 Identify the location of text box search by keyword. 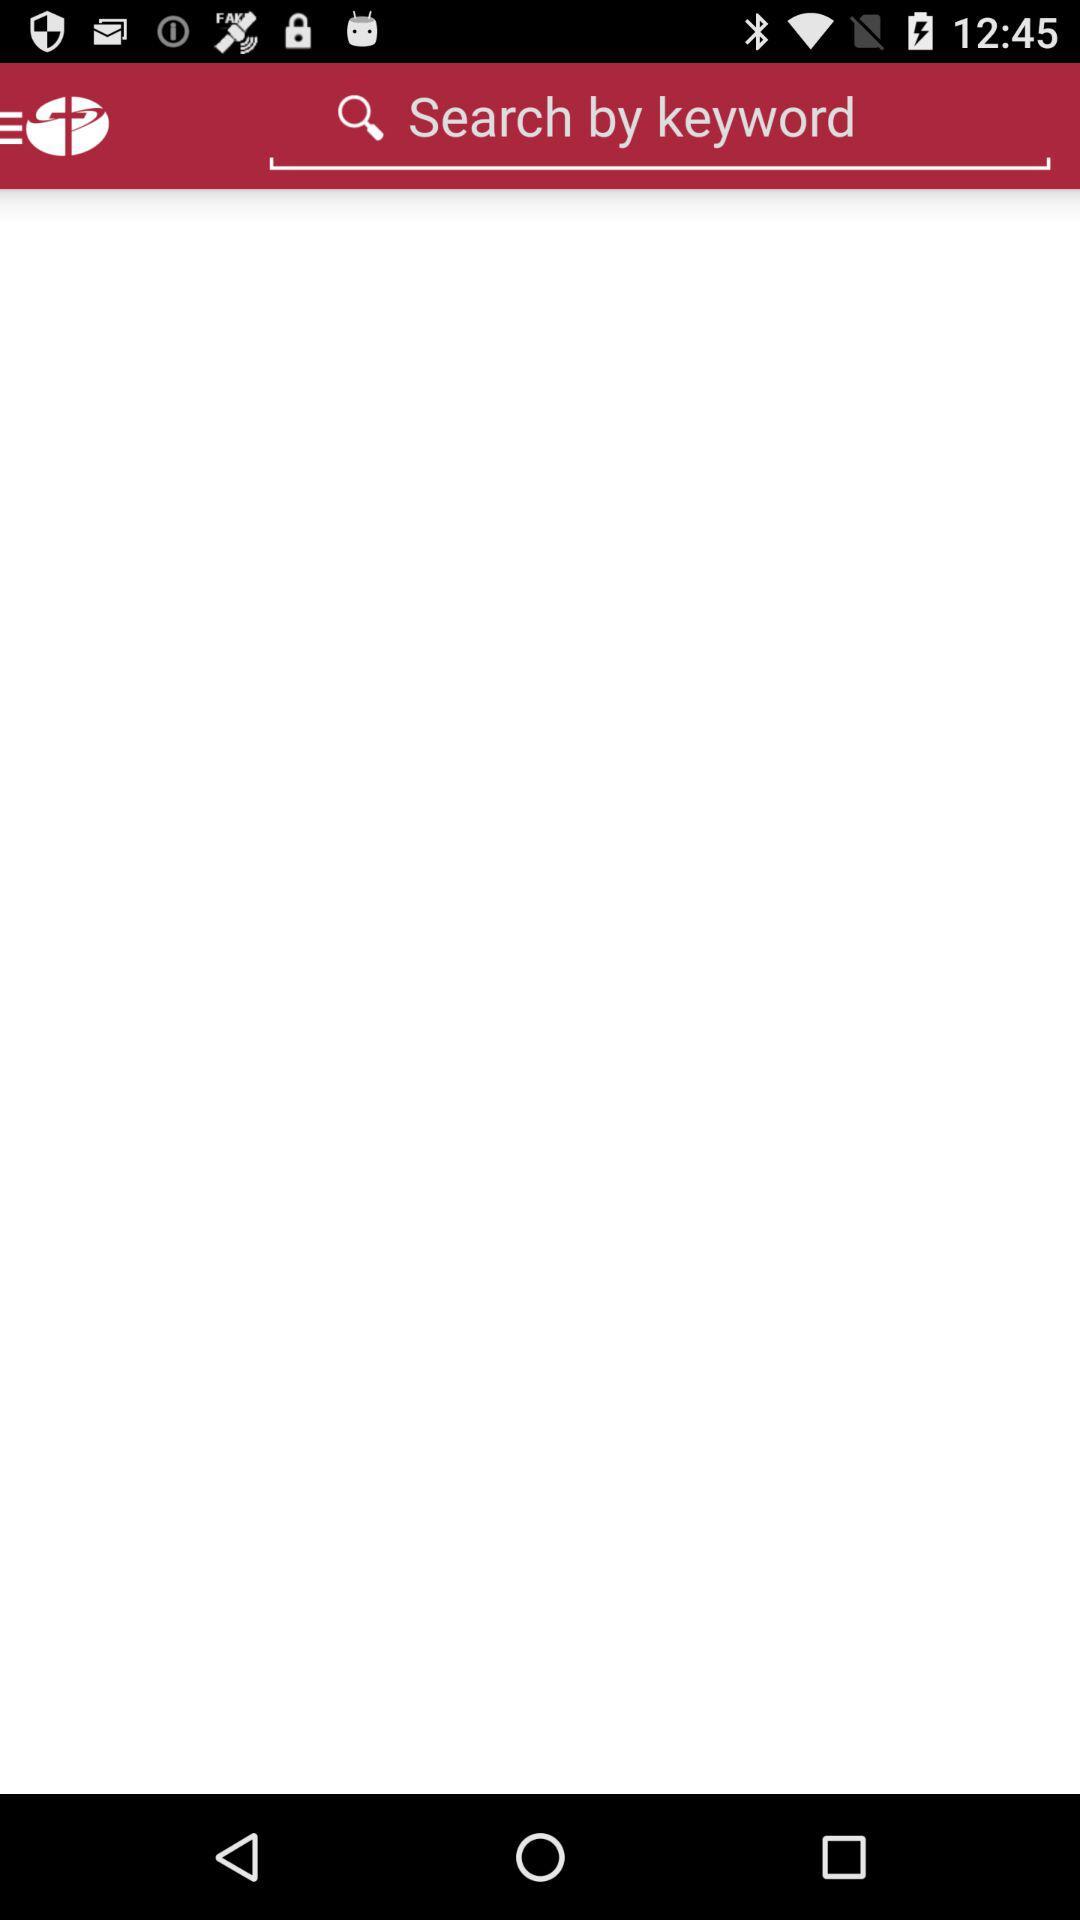
(659, 114).